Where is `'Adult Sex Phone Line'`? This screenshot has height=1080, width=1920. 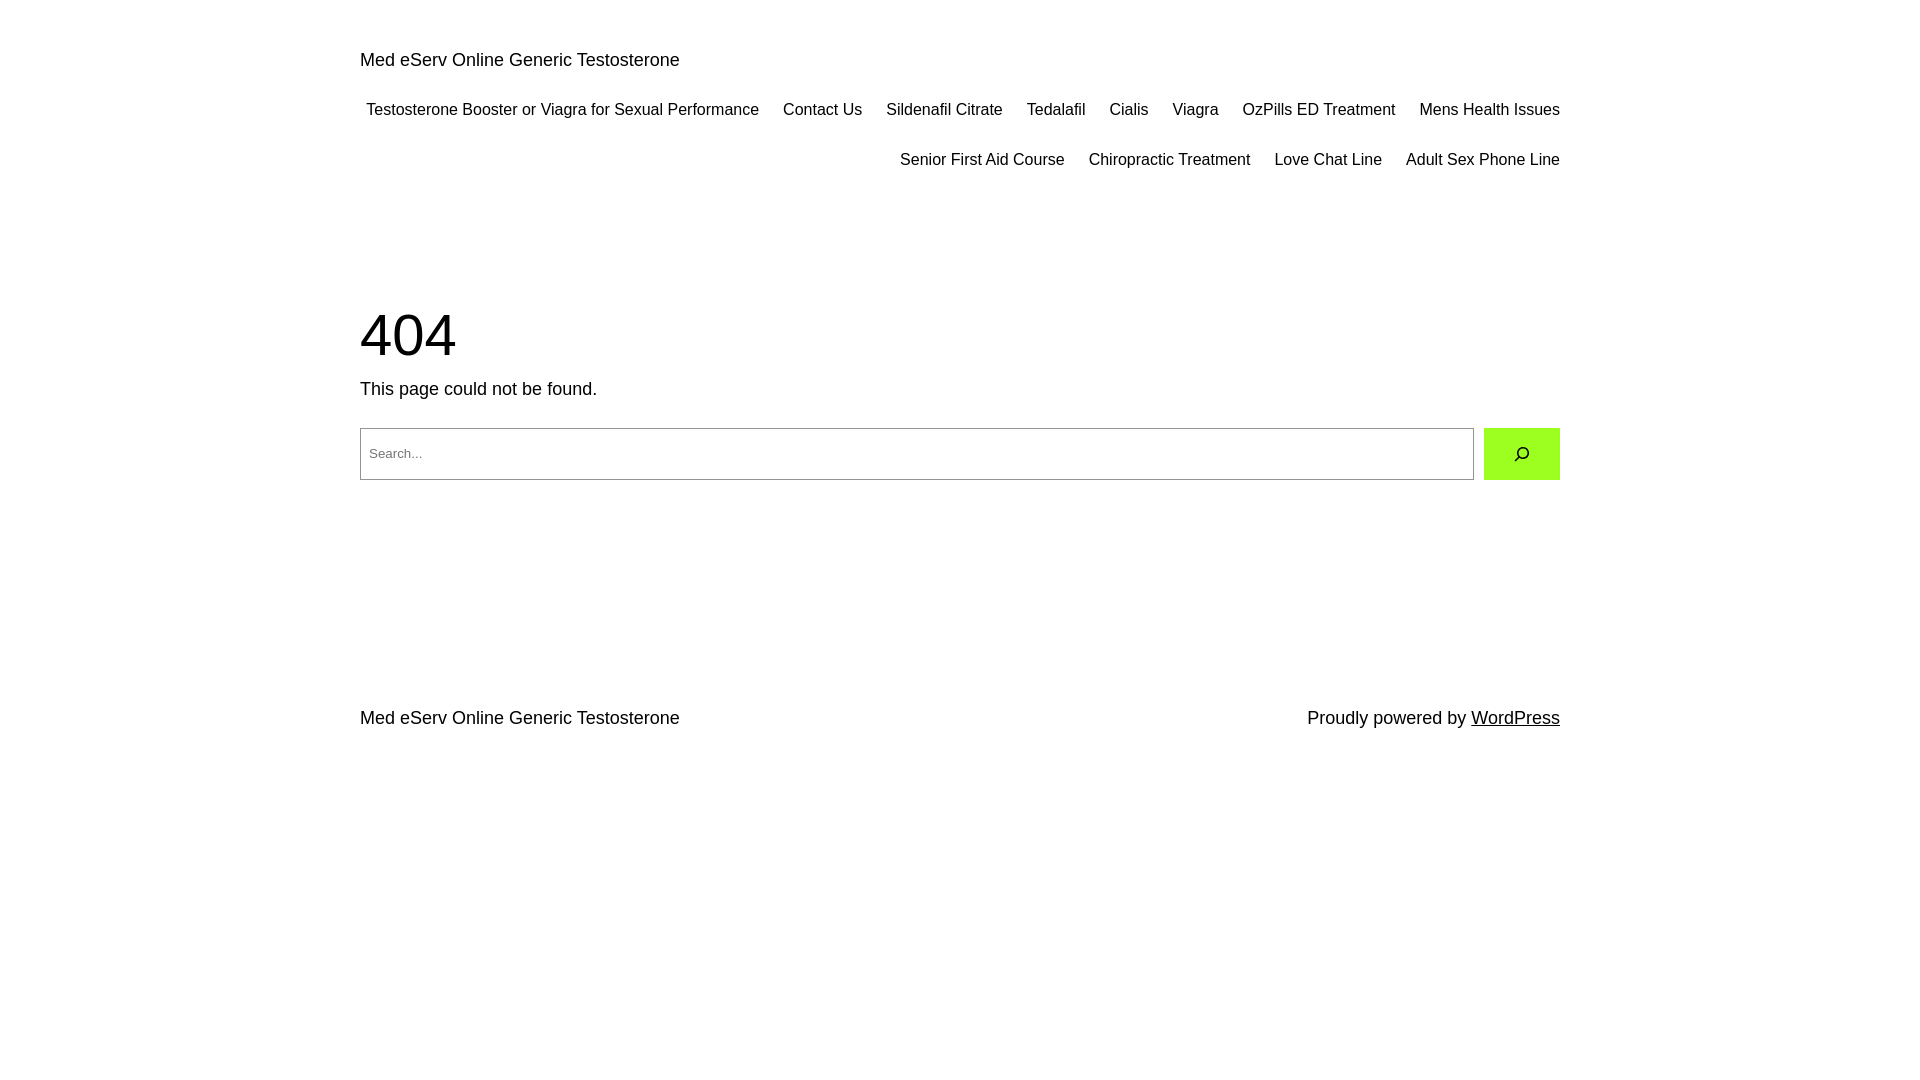
'Adult Sex Phone Line' is located at coordinates (1405, 158).